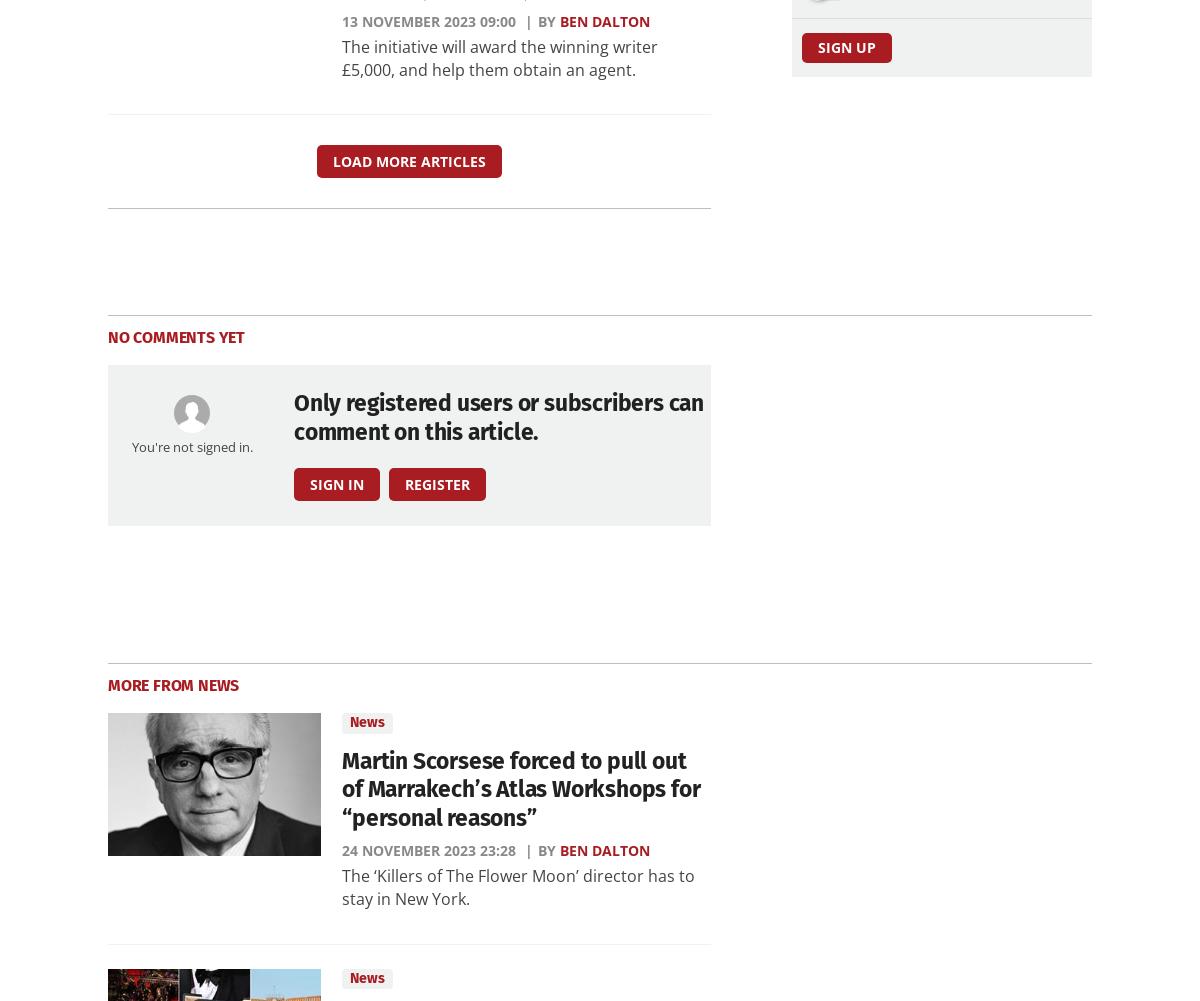 The height and width of the screenshot is (1001, 1200). Describe the element at coordinates (341, 886) in the screenshot. I see `'The ‘Killers of The Flower Moon’ director has to stay in New York.'` at that location.